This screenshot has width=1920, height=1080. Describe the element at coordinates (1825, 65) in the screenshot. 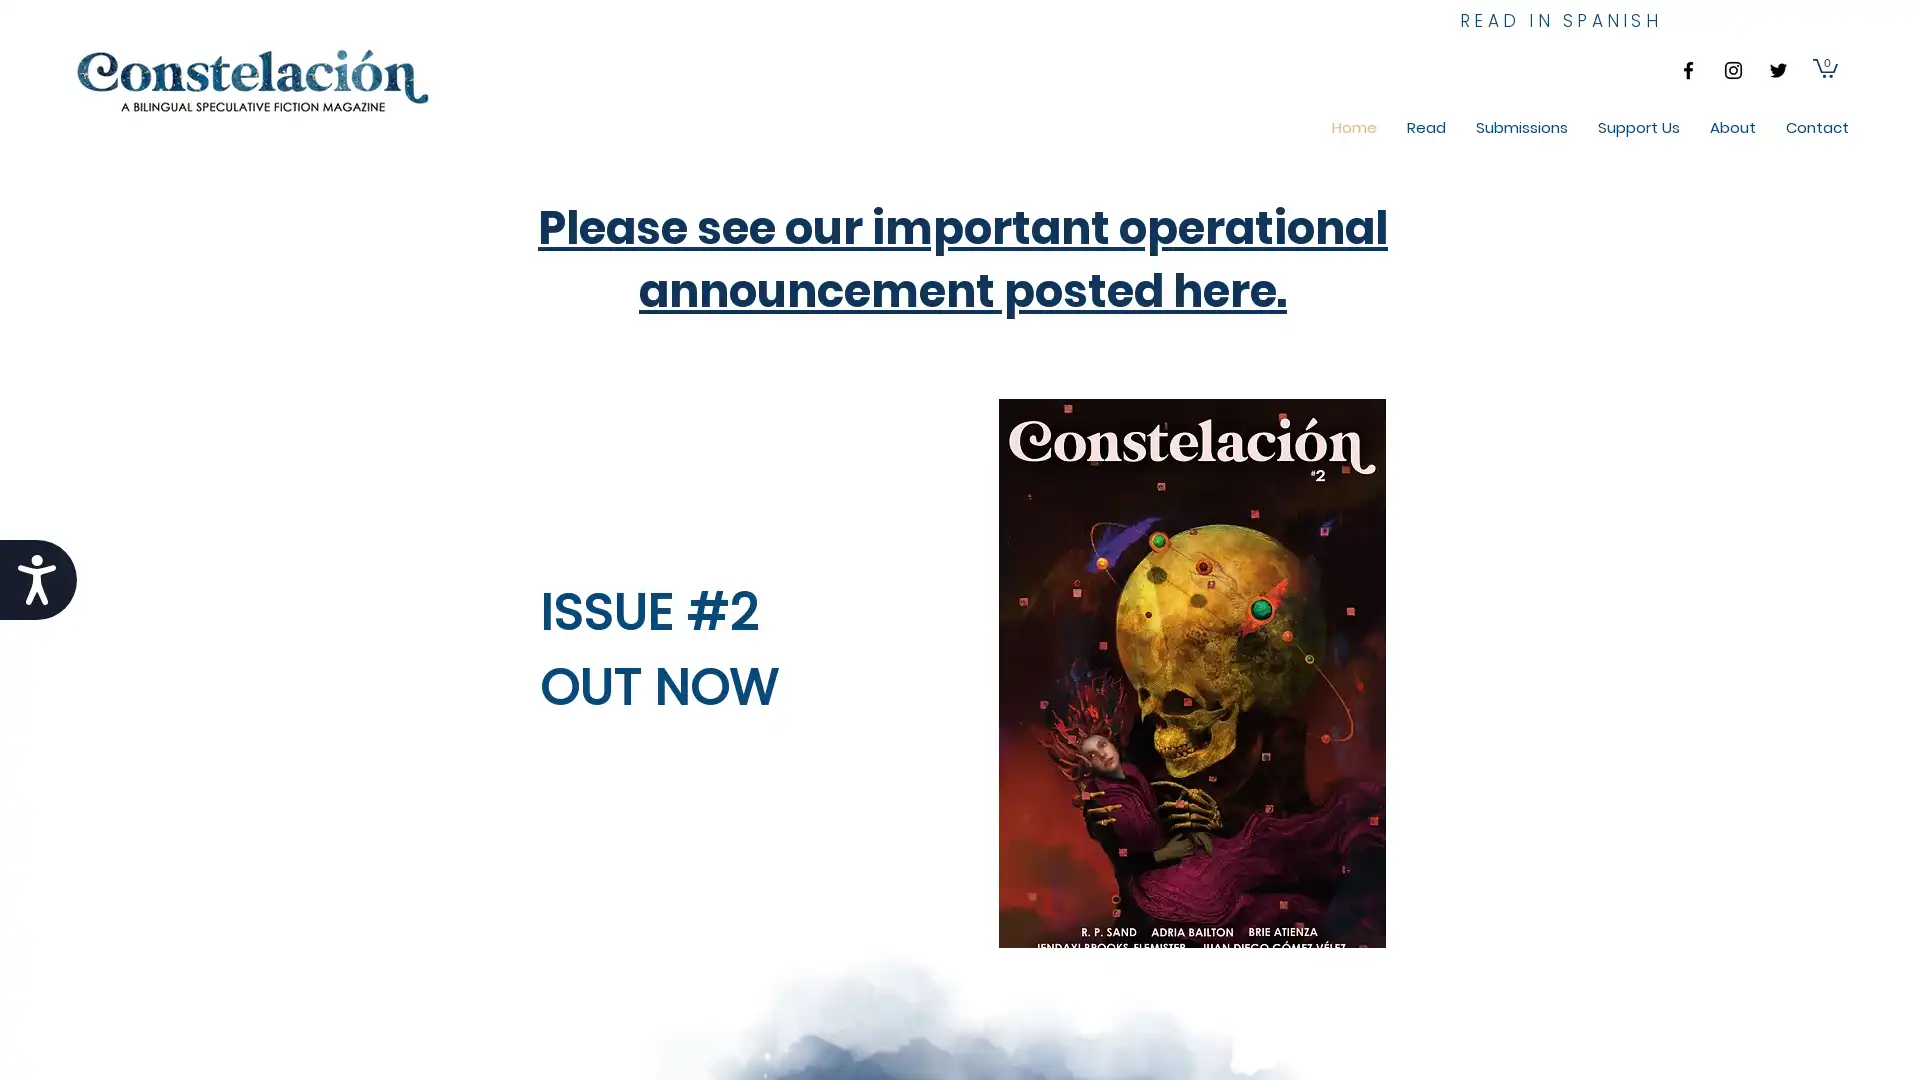

I see `Cart with 0 items` at that location.